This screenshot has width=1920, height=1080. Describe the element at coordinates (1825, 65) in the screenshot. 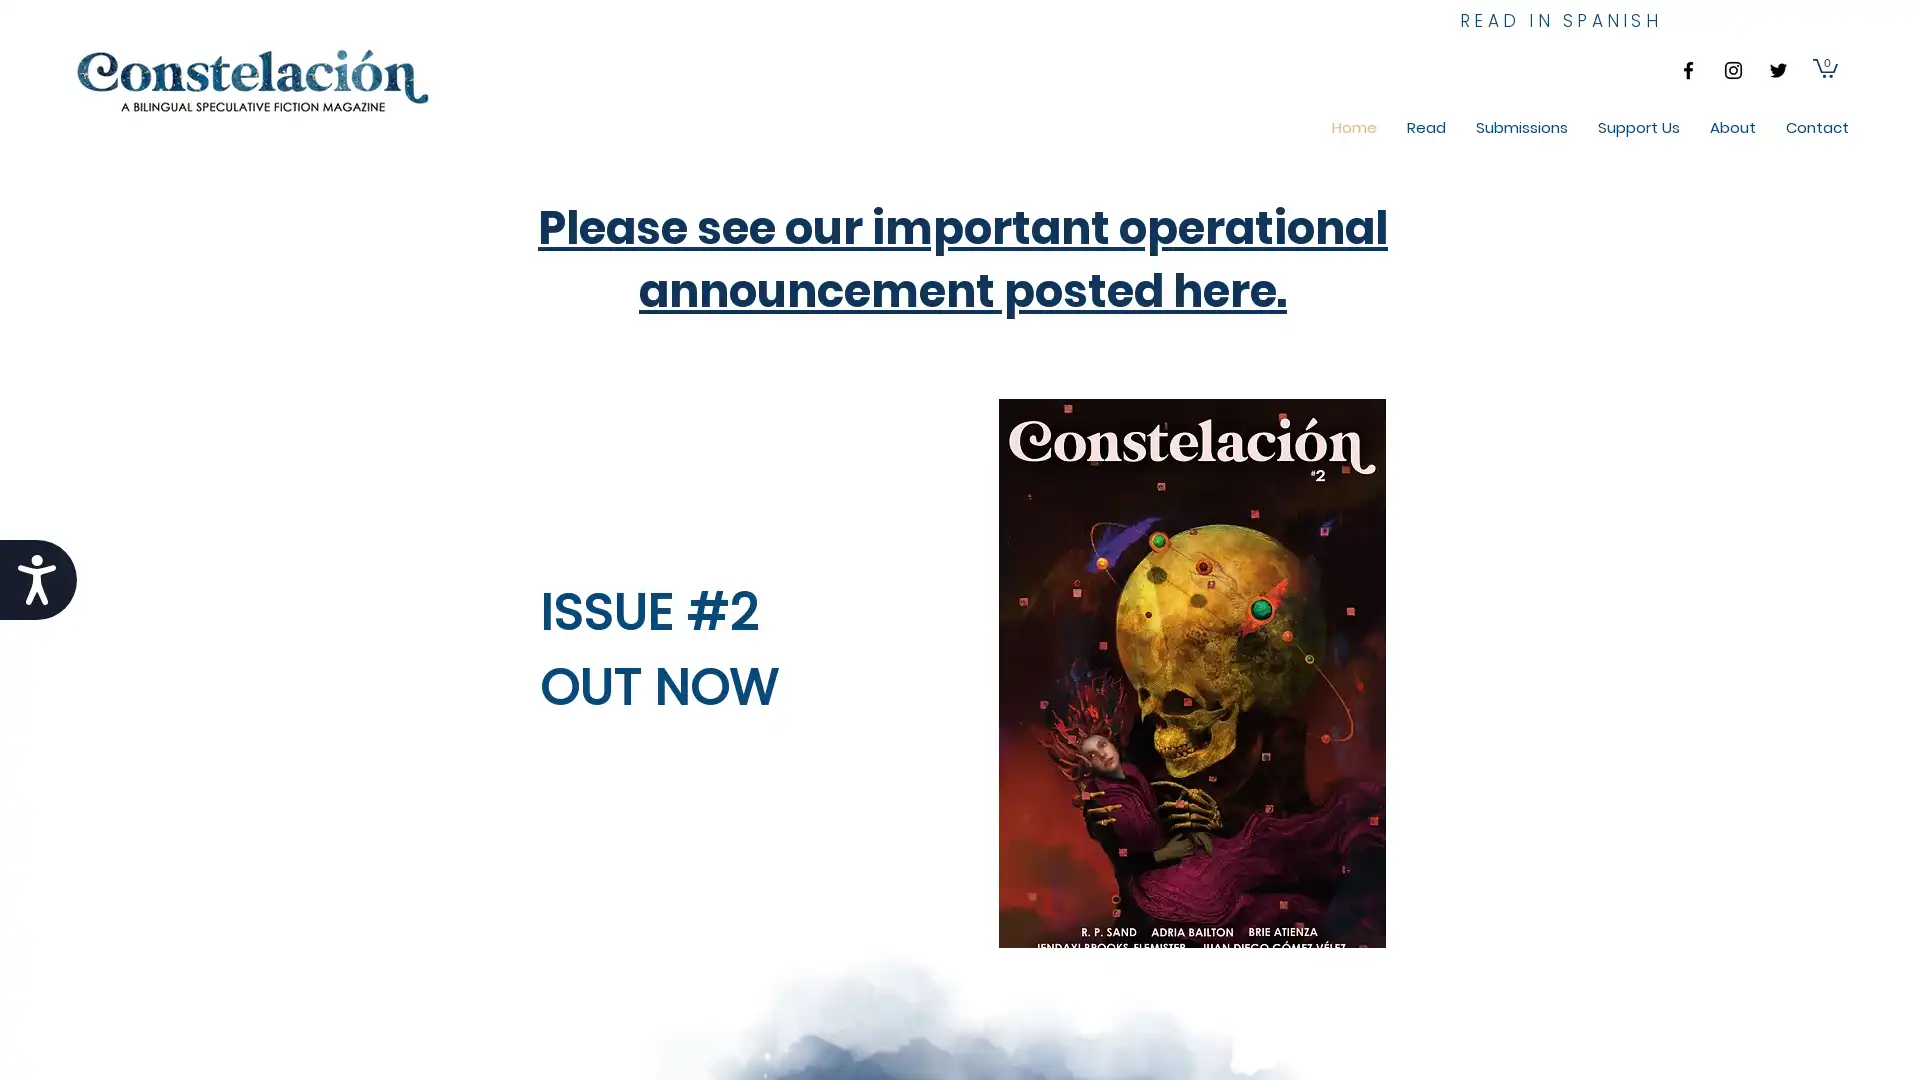

I see `Cart with 0 items` at that location.